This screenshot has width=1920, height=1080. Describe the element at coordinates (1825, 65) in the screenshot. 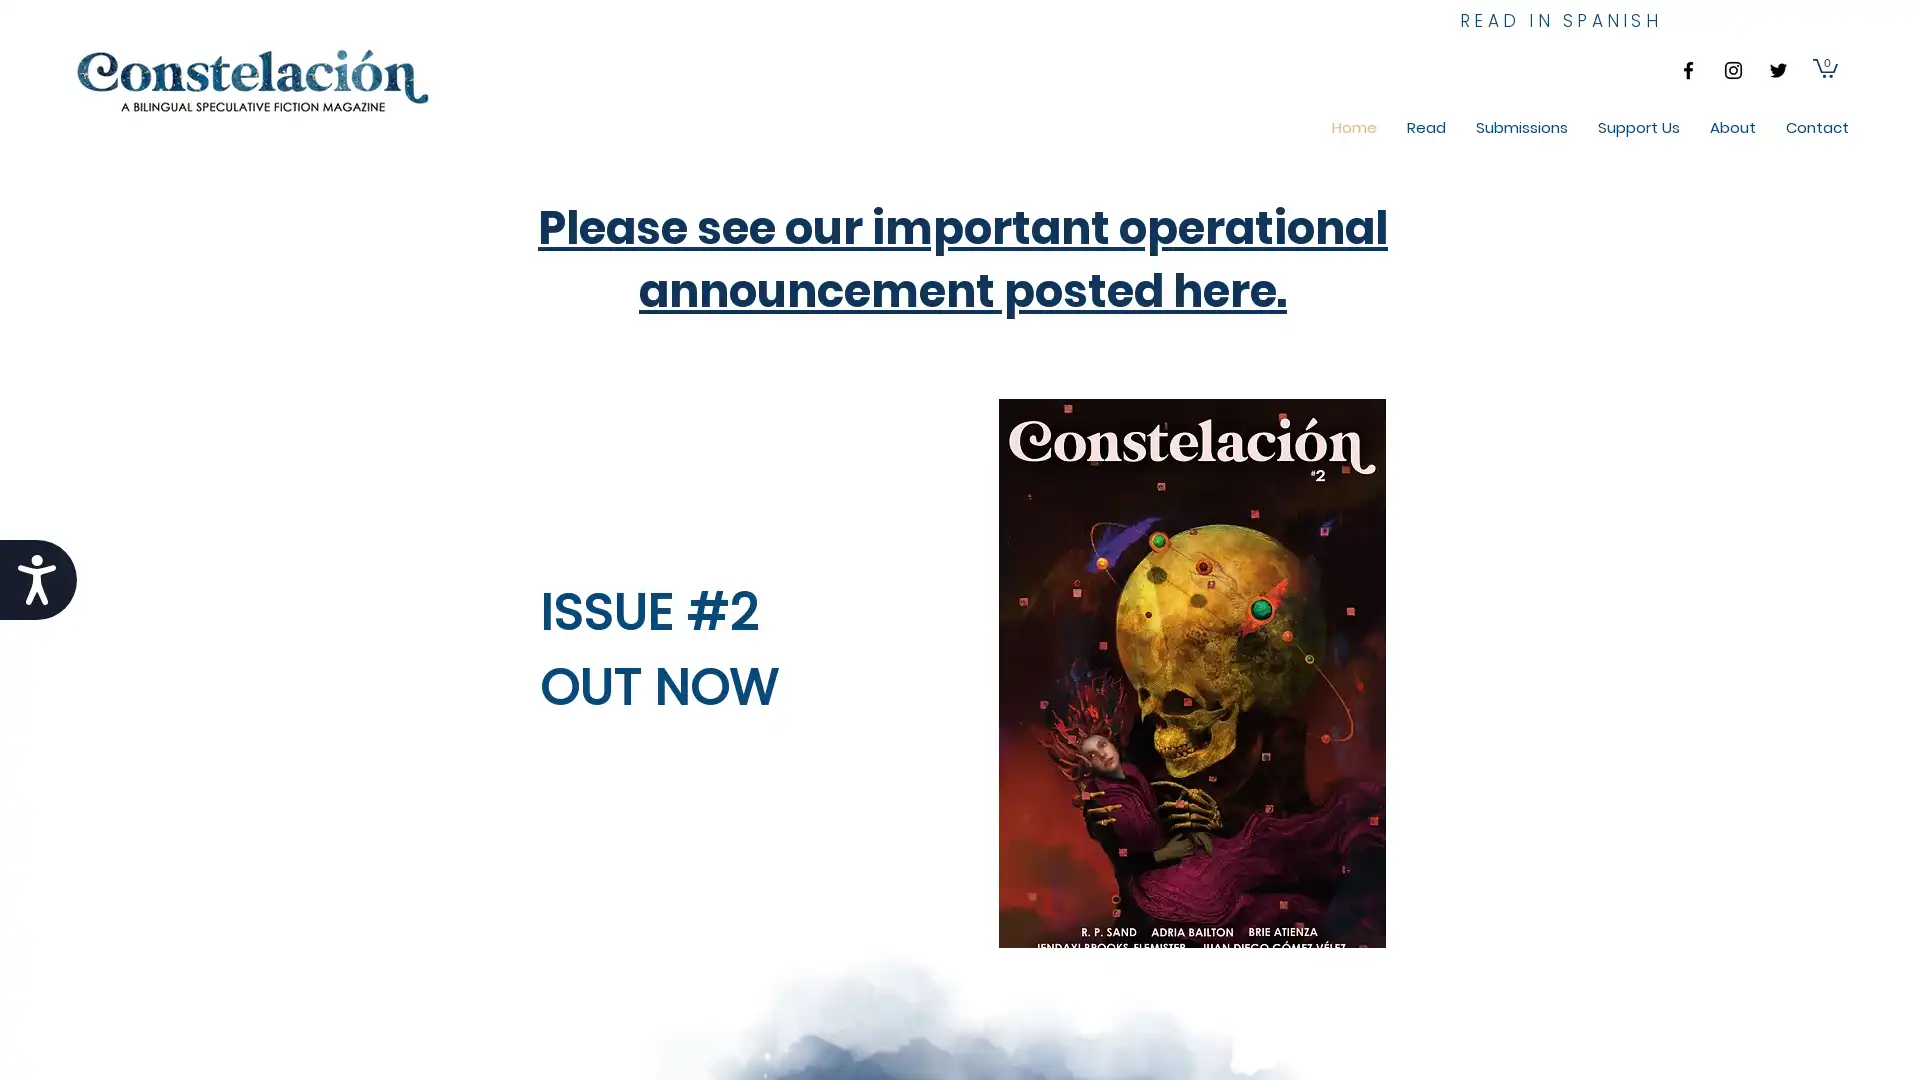

I see `Cart with 0 items` at that location.